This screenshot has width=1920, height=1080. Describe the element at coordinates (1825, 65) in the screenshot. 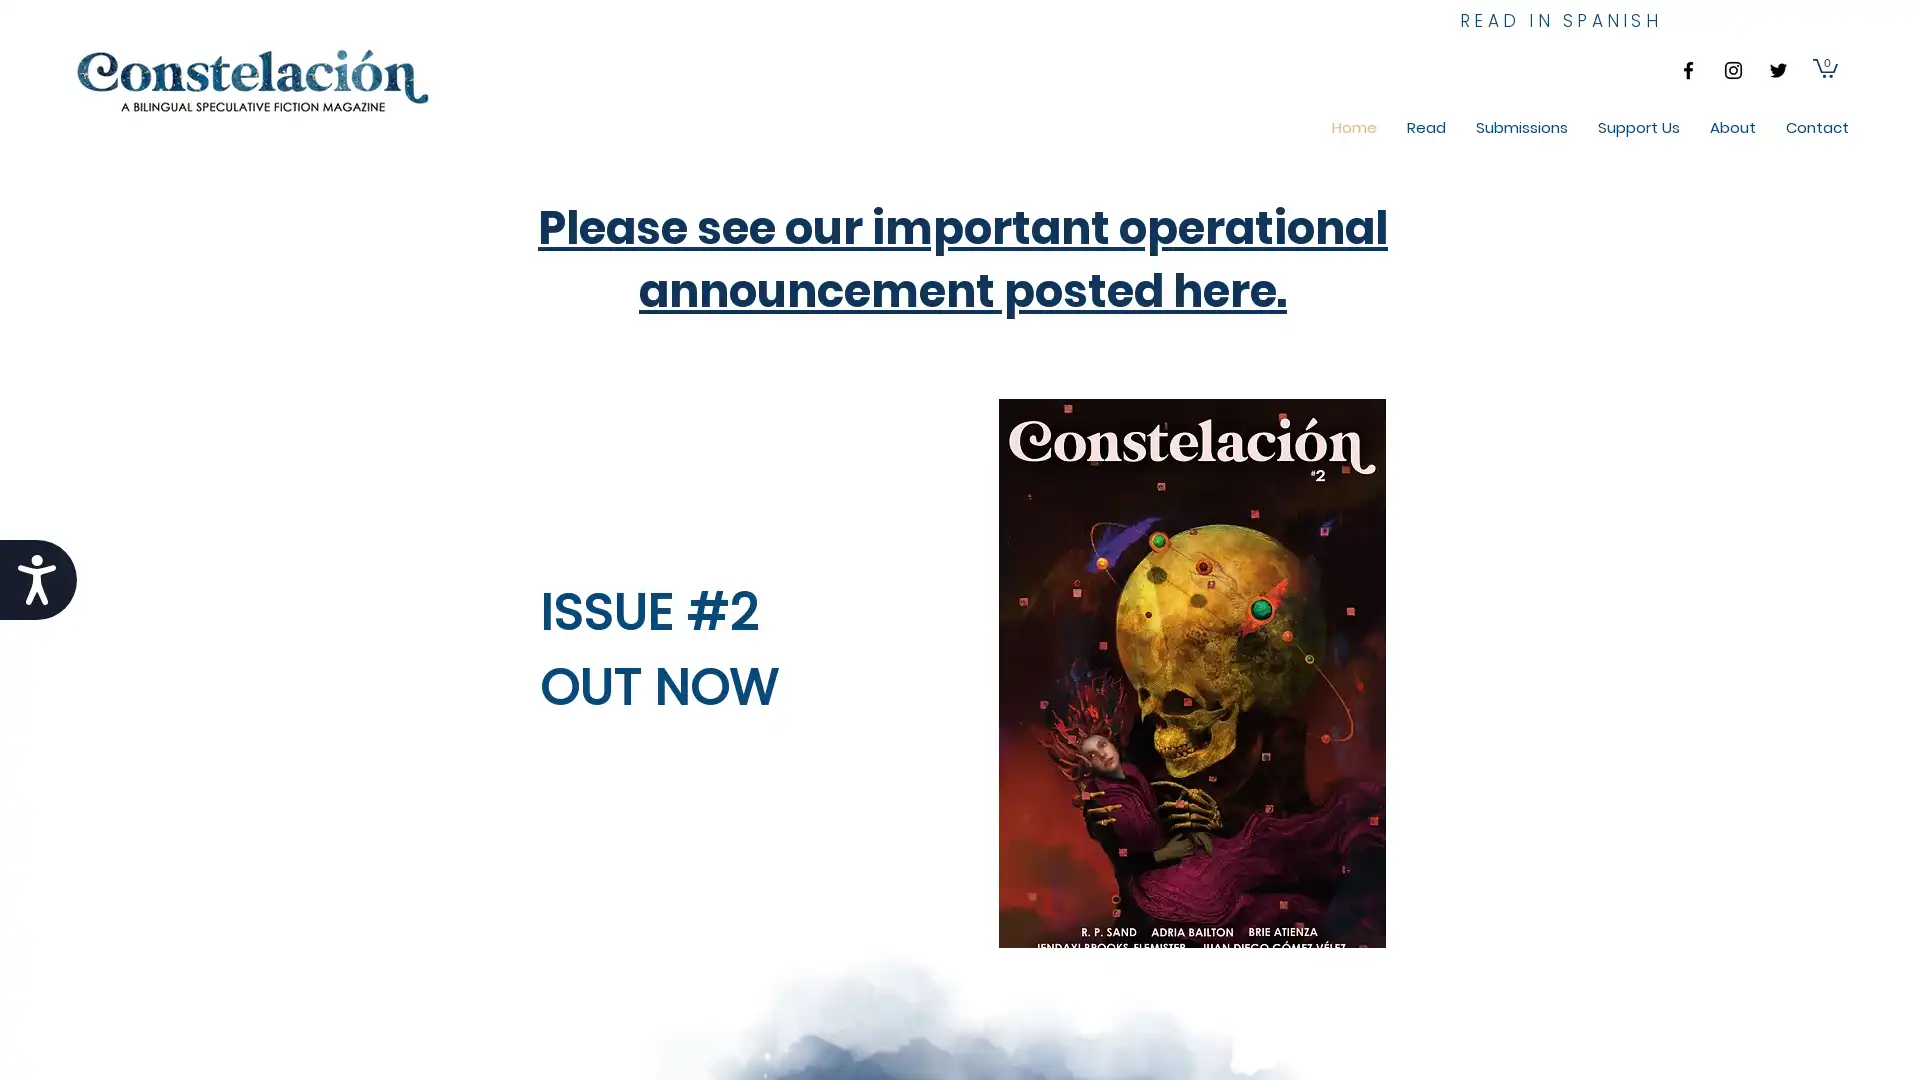

I see `Cart with 0 items` at that location.